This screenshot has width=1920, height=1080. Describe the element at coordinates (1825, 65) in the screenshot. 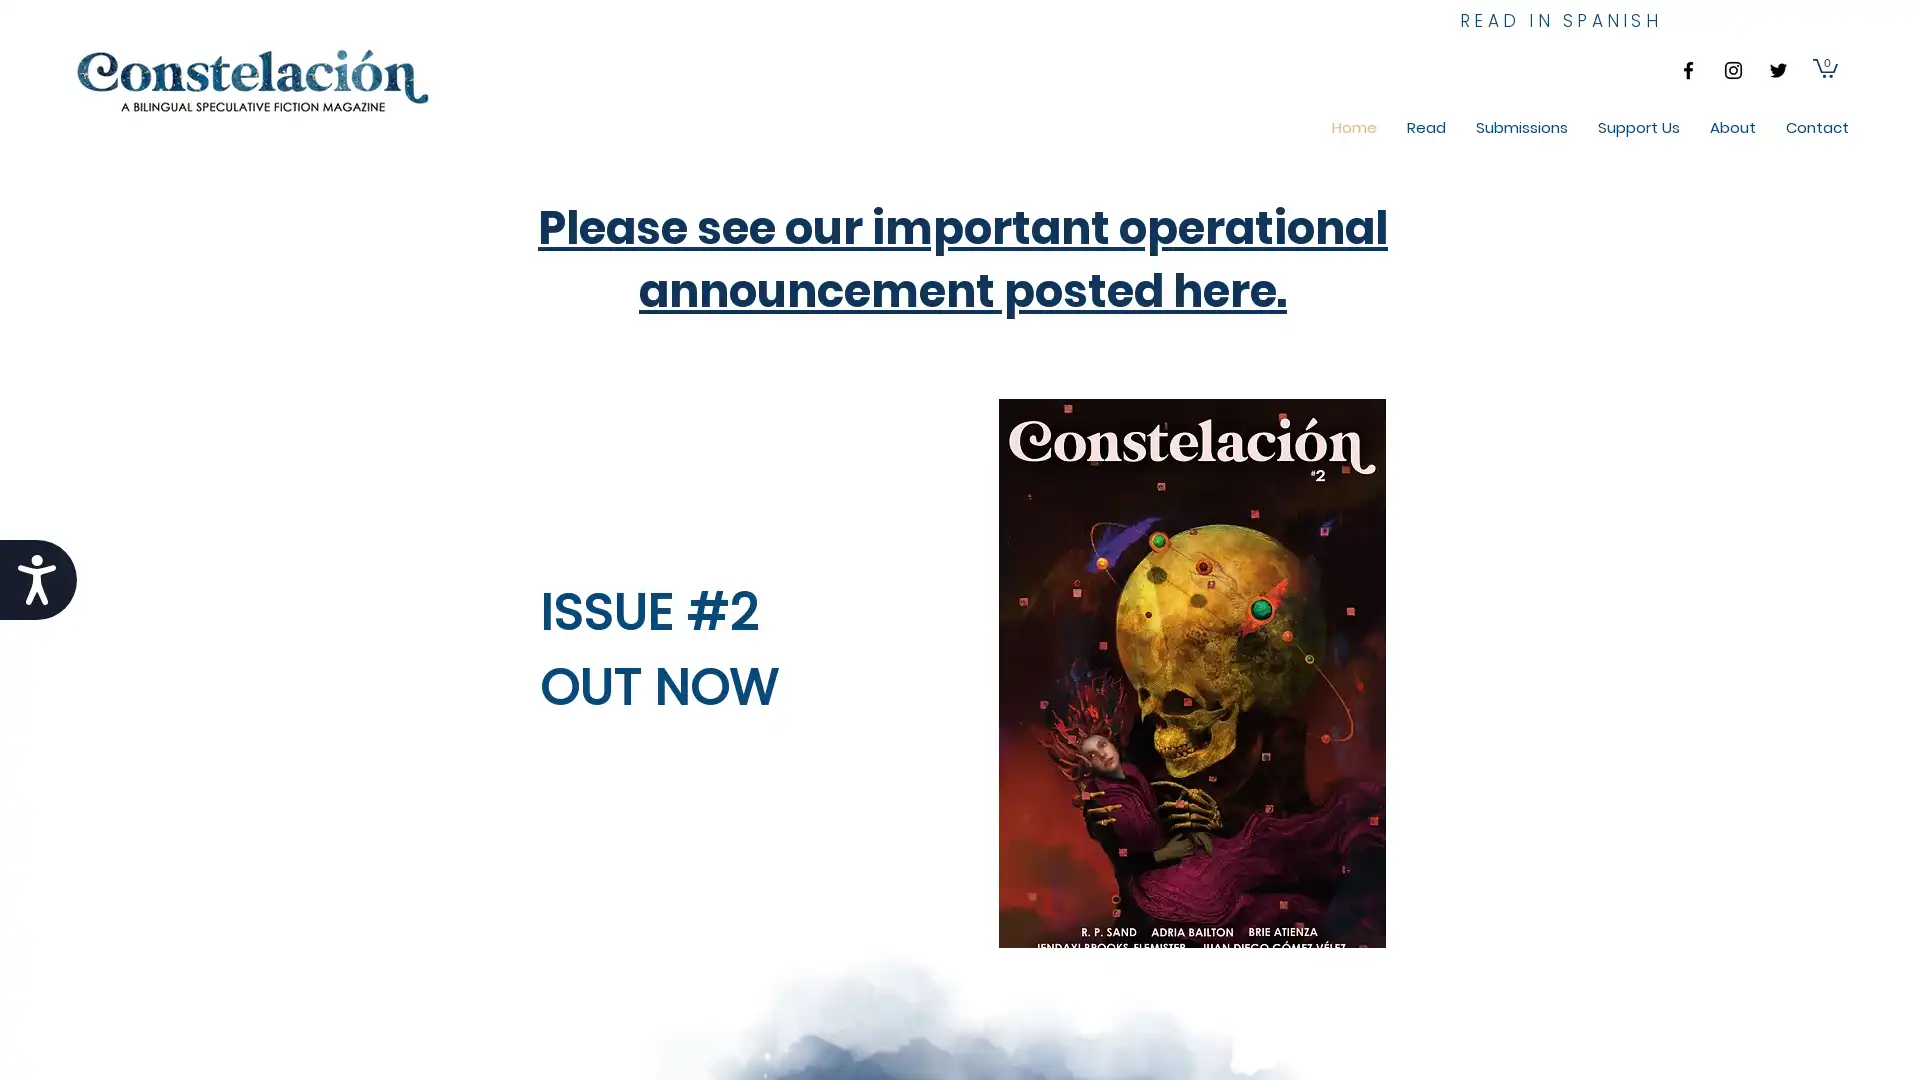

I see `Cart with 0 items` at that location.